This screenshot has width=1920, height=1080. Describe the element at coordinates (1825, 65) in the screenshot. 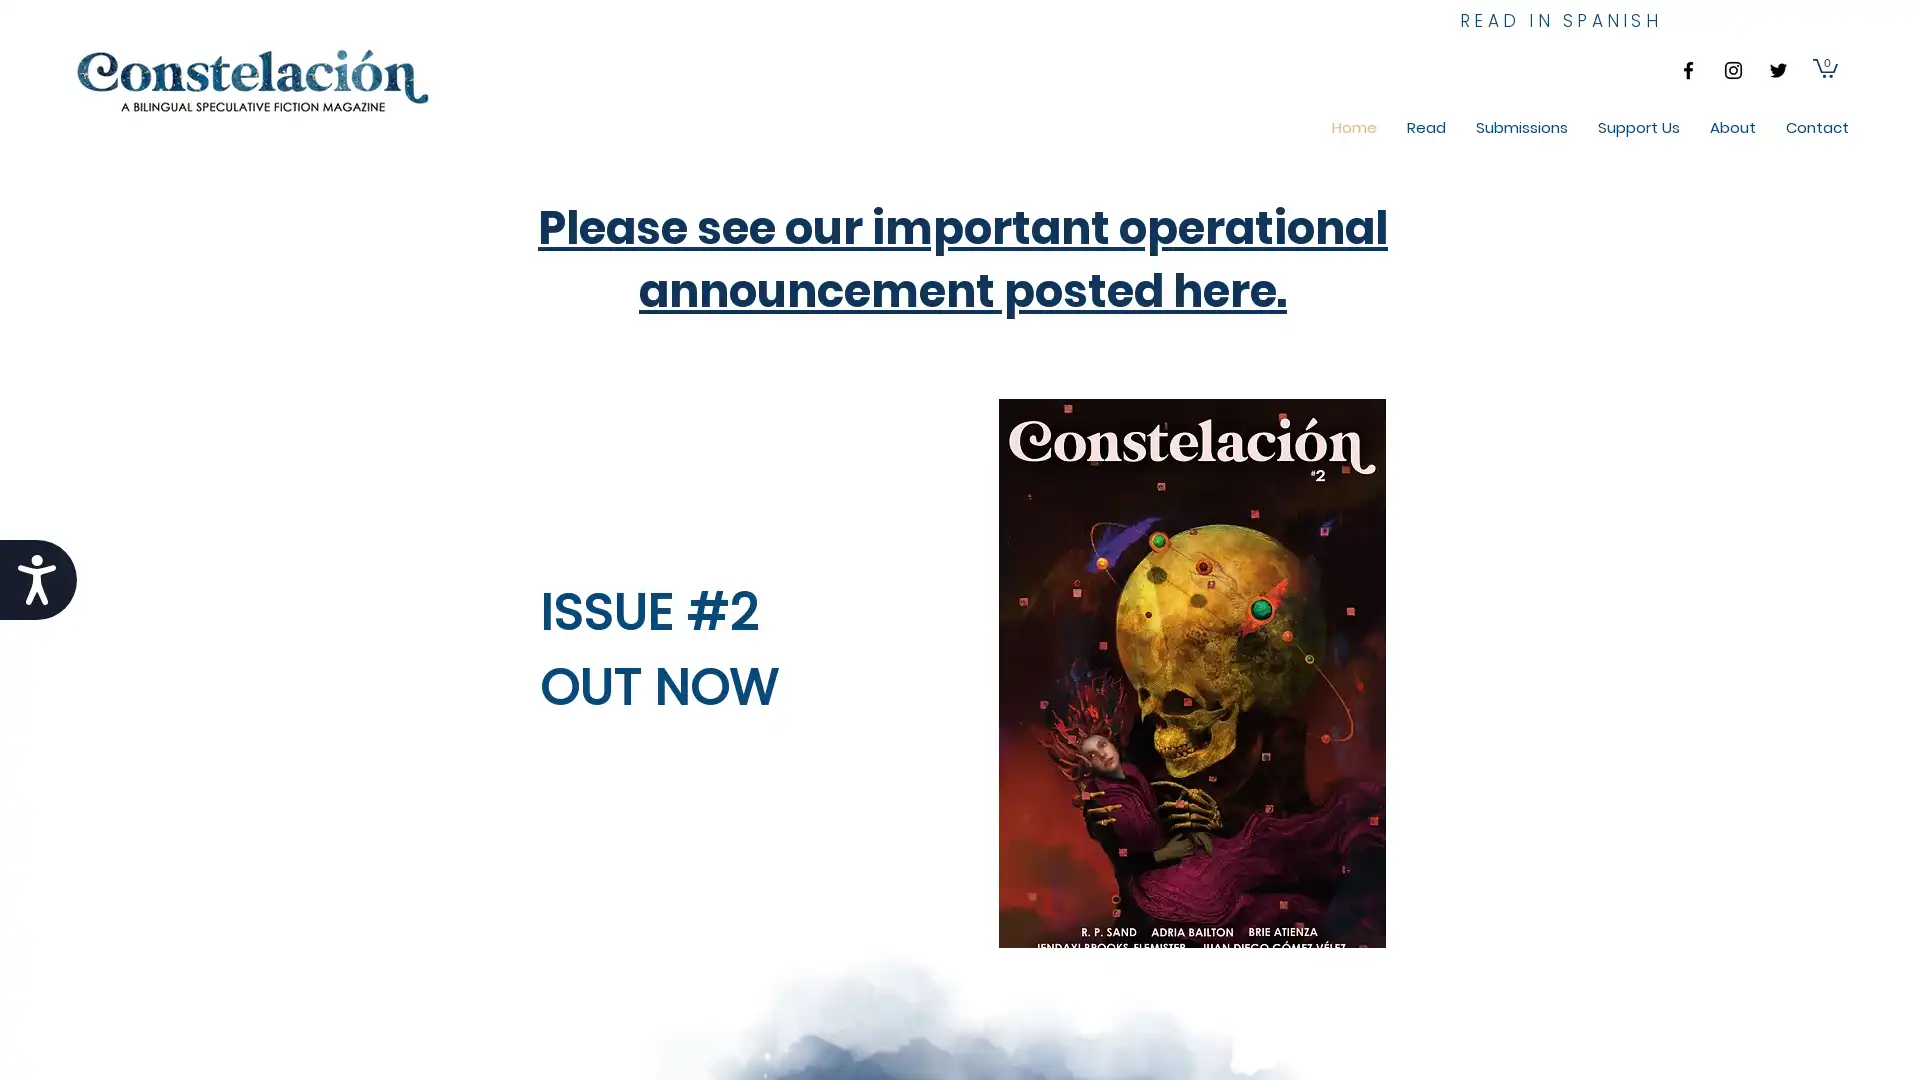

I see `Cart with 0 items` at that location.